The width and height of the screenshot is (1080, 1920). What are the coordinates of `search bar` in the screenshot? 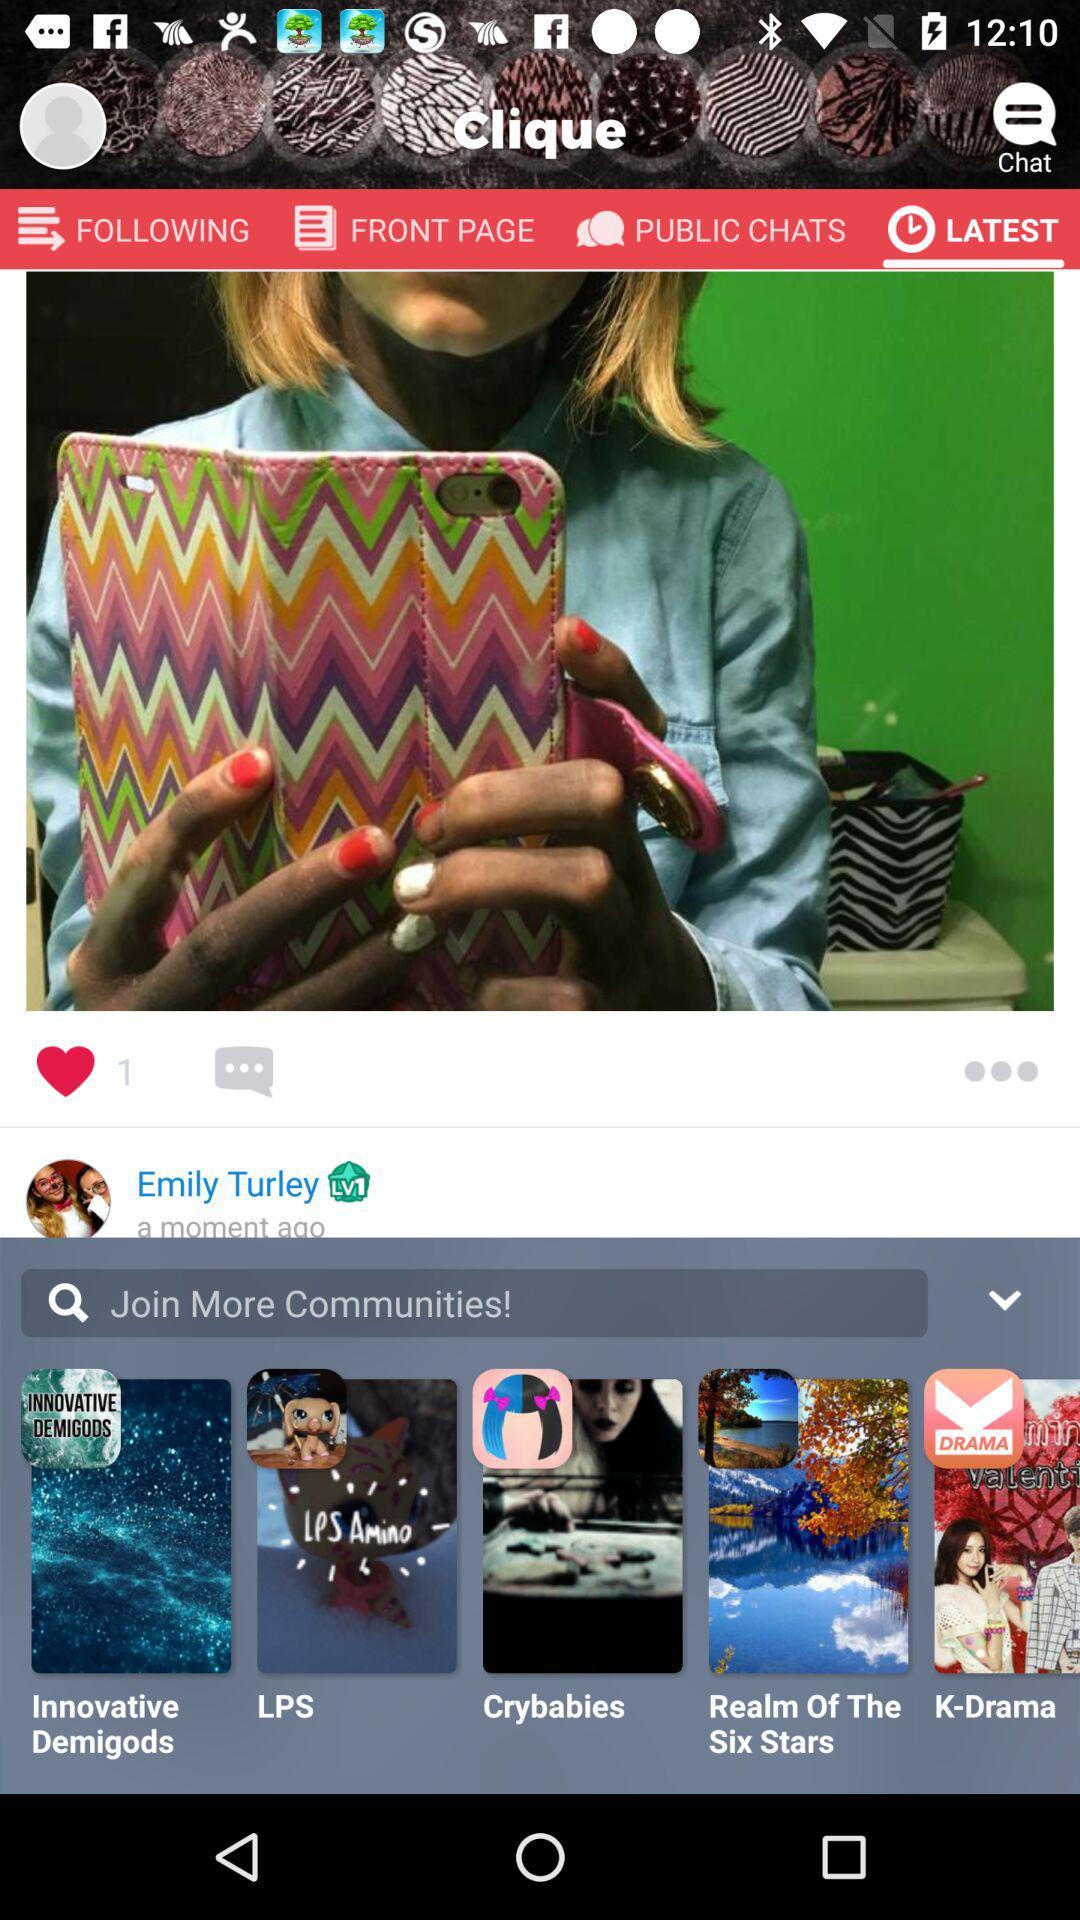 It's located at (474, 1303).